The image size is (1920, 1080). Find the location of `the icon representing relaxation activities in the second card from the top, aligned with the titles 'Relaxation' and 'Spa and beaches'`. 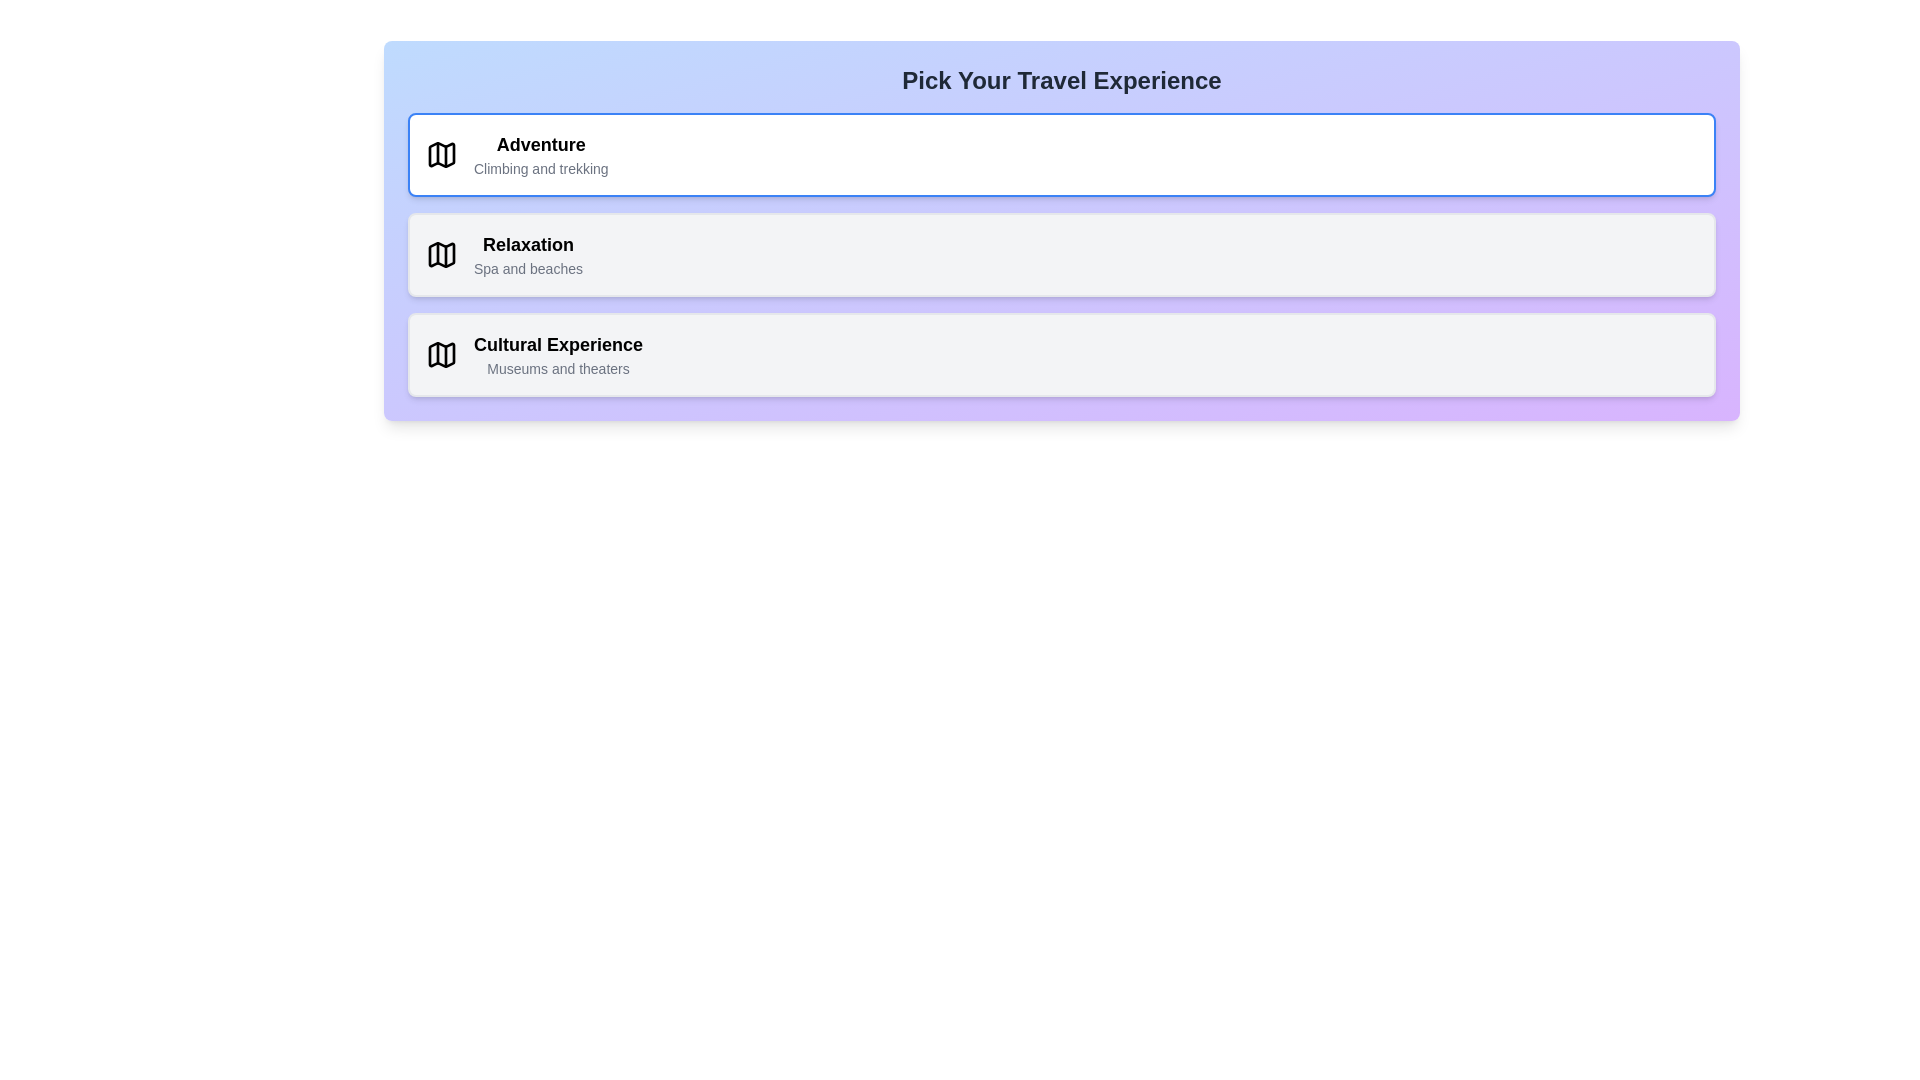

the icon representing relaxation activities in the second card from the top, aligned with the titles 'Relaxation' and 'Spa and beaches' is located at coordinates (440, 253).